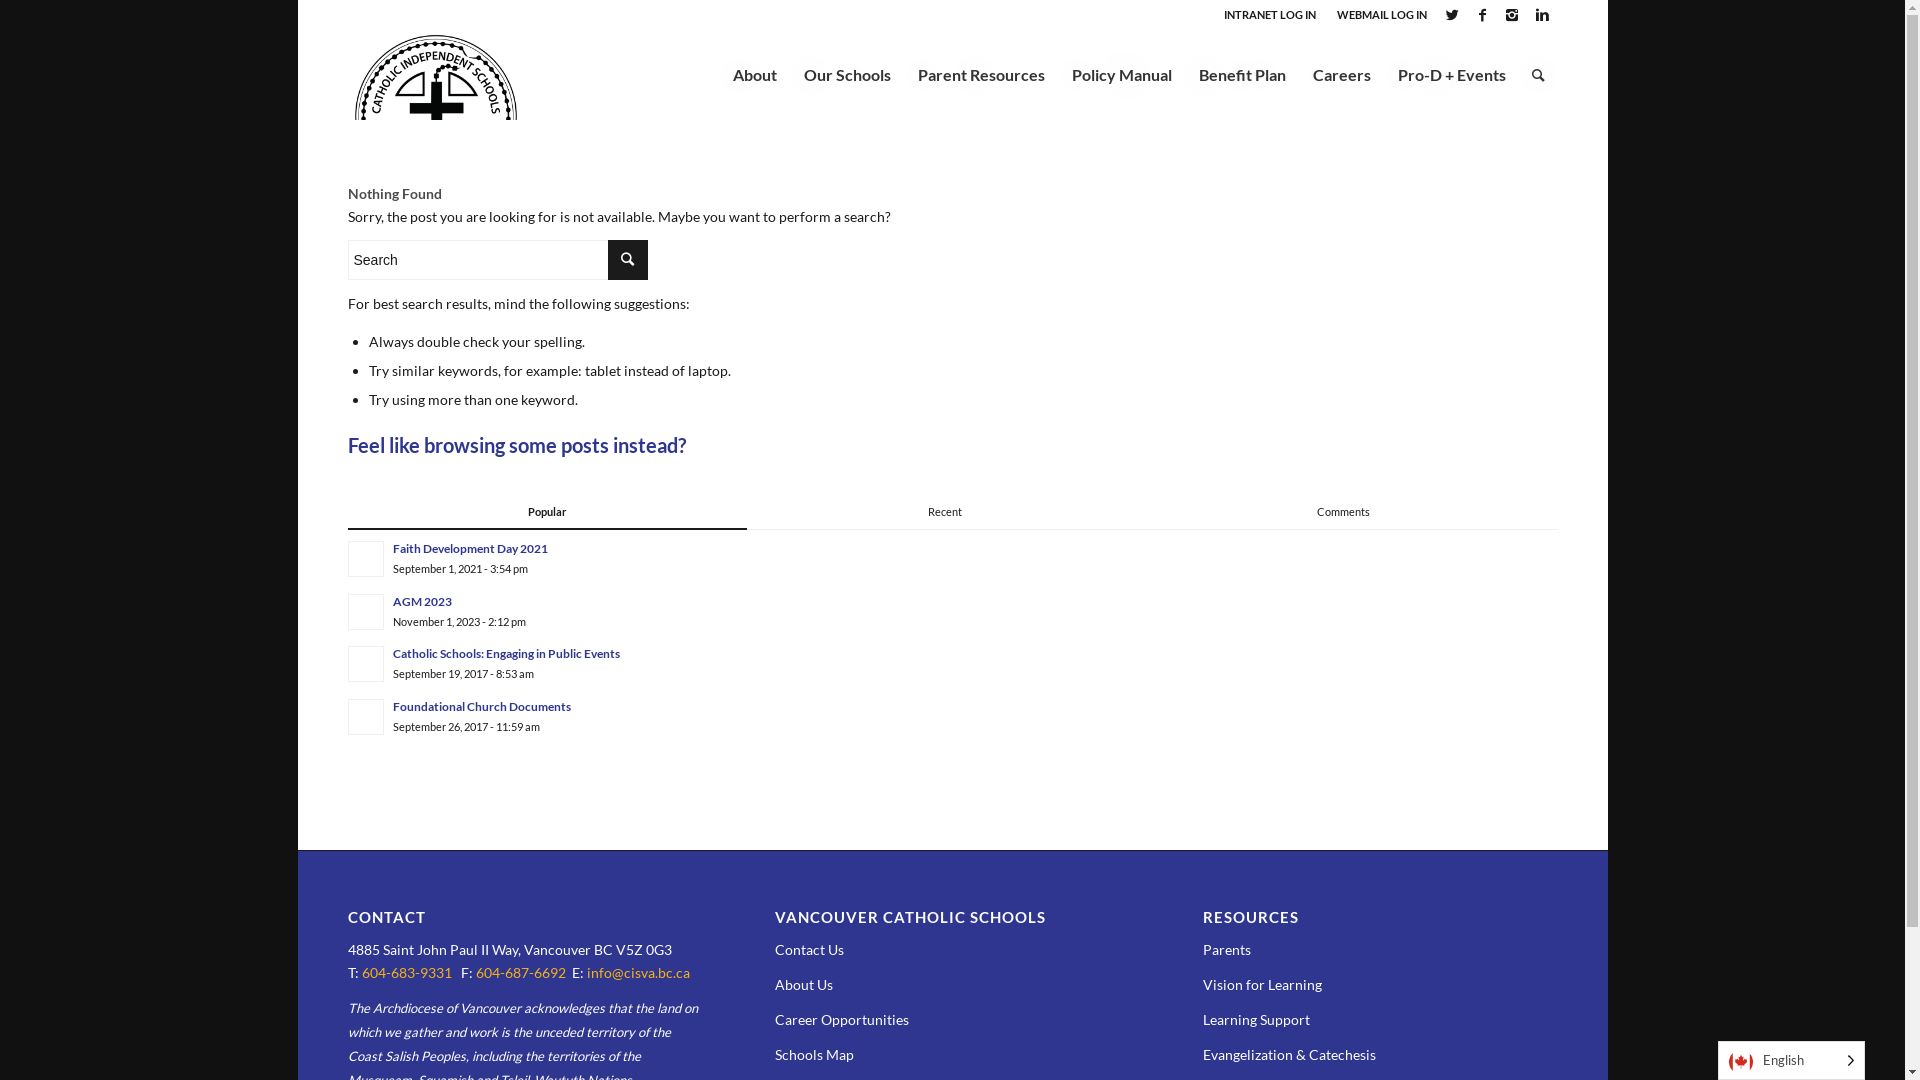 The height and width of the screenshot is (1080, 1920). What do you see at coordinates (1512, 15) in the screenshot?
I see `'Instagram'` at bounding box center [1512, 15].